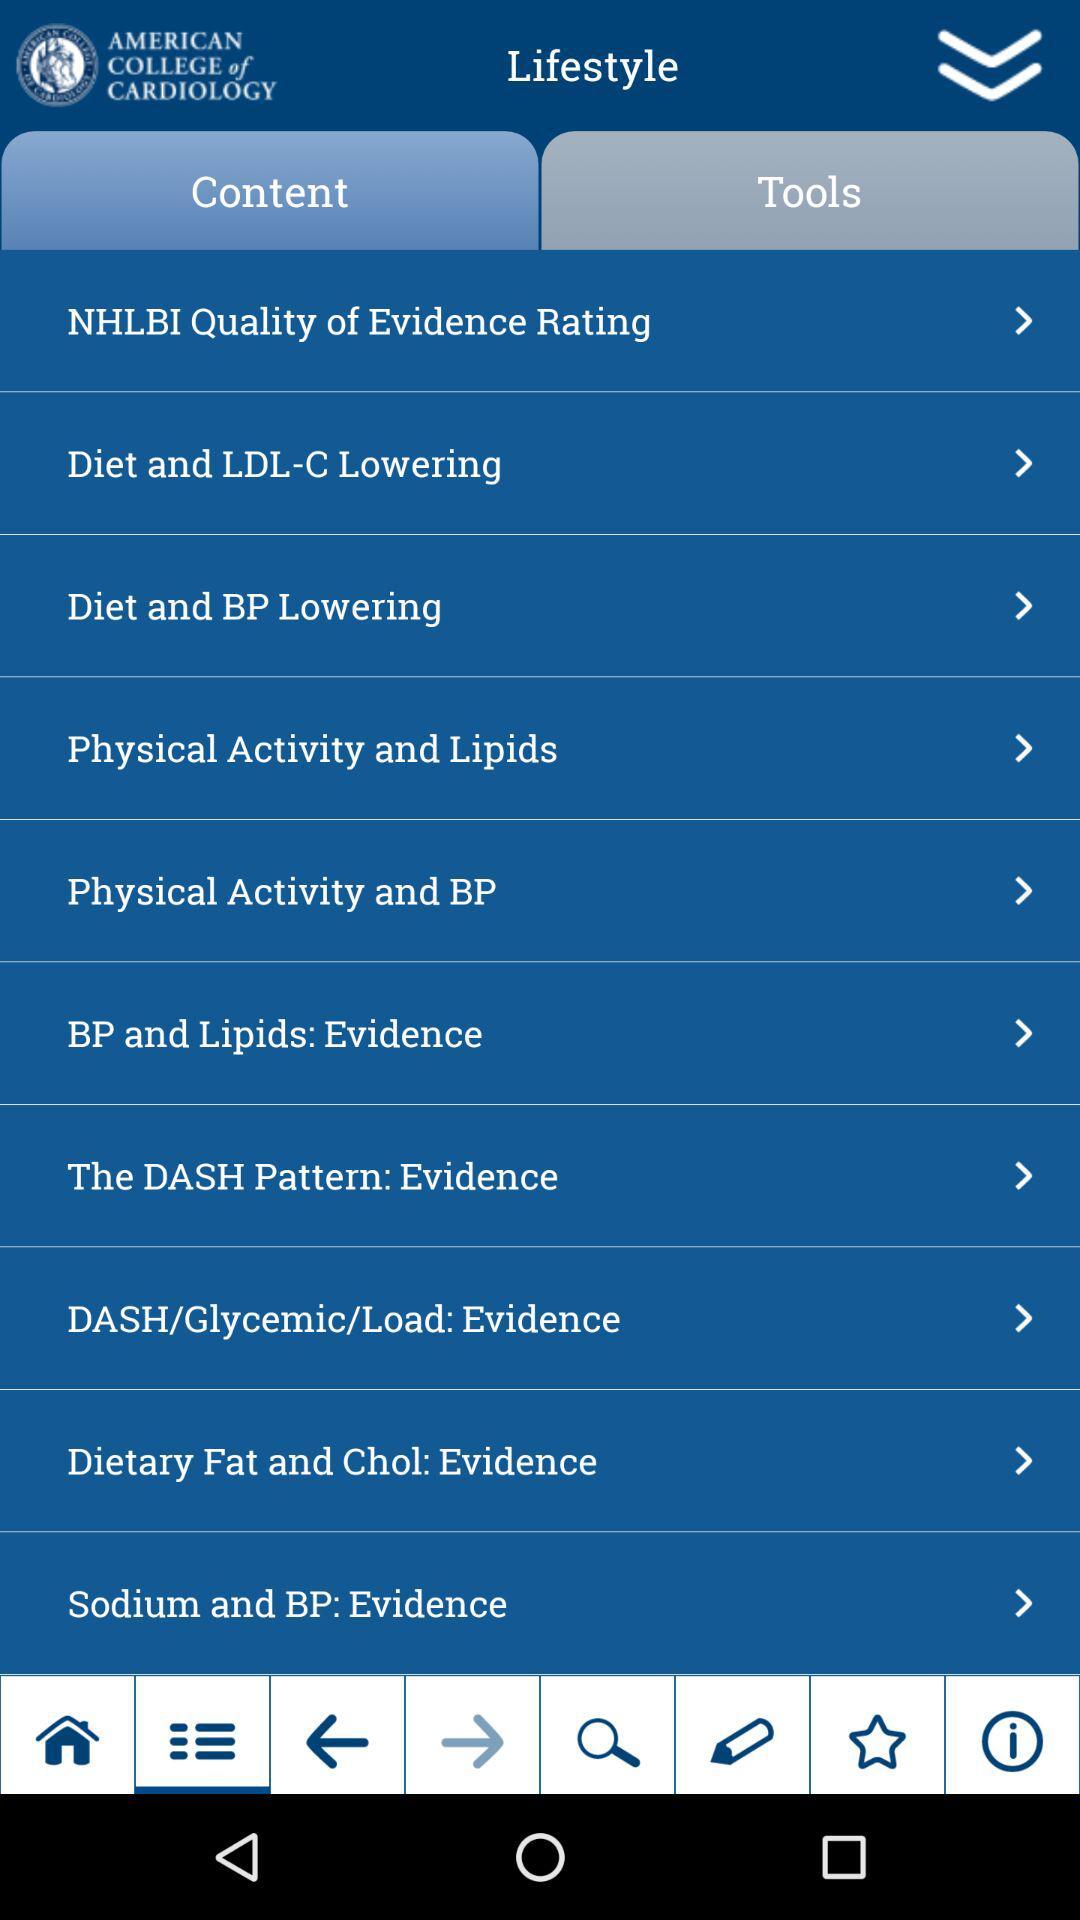 This screenshot has height=1920, width=1080. What do you see at coordinates (144, 65) in the screenshot?
I see `university homepage` at bounding box center [144, 65].